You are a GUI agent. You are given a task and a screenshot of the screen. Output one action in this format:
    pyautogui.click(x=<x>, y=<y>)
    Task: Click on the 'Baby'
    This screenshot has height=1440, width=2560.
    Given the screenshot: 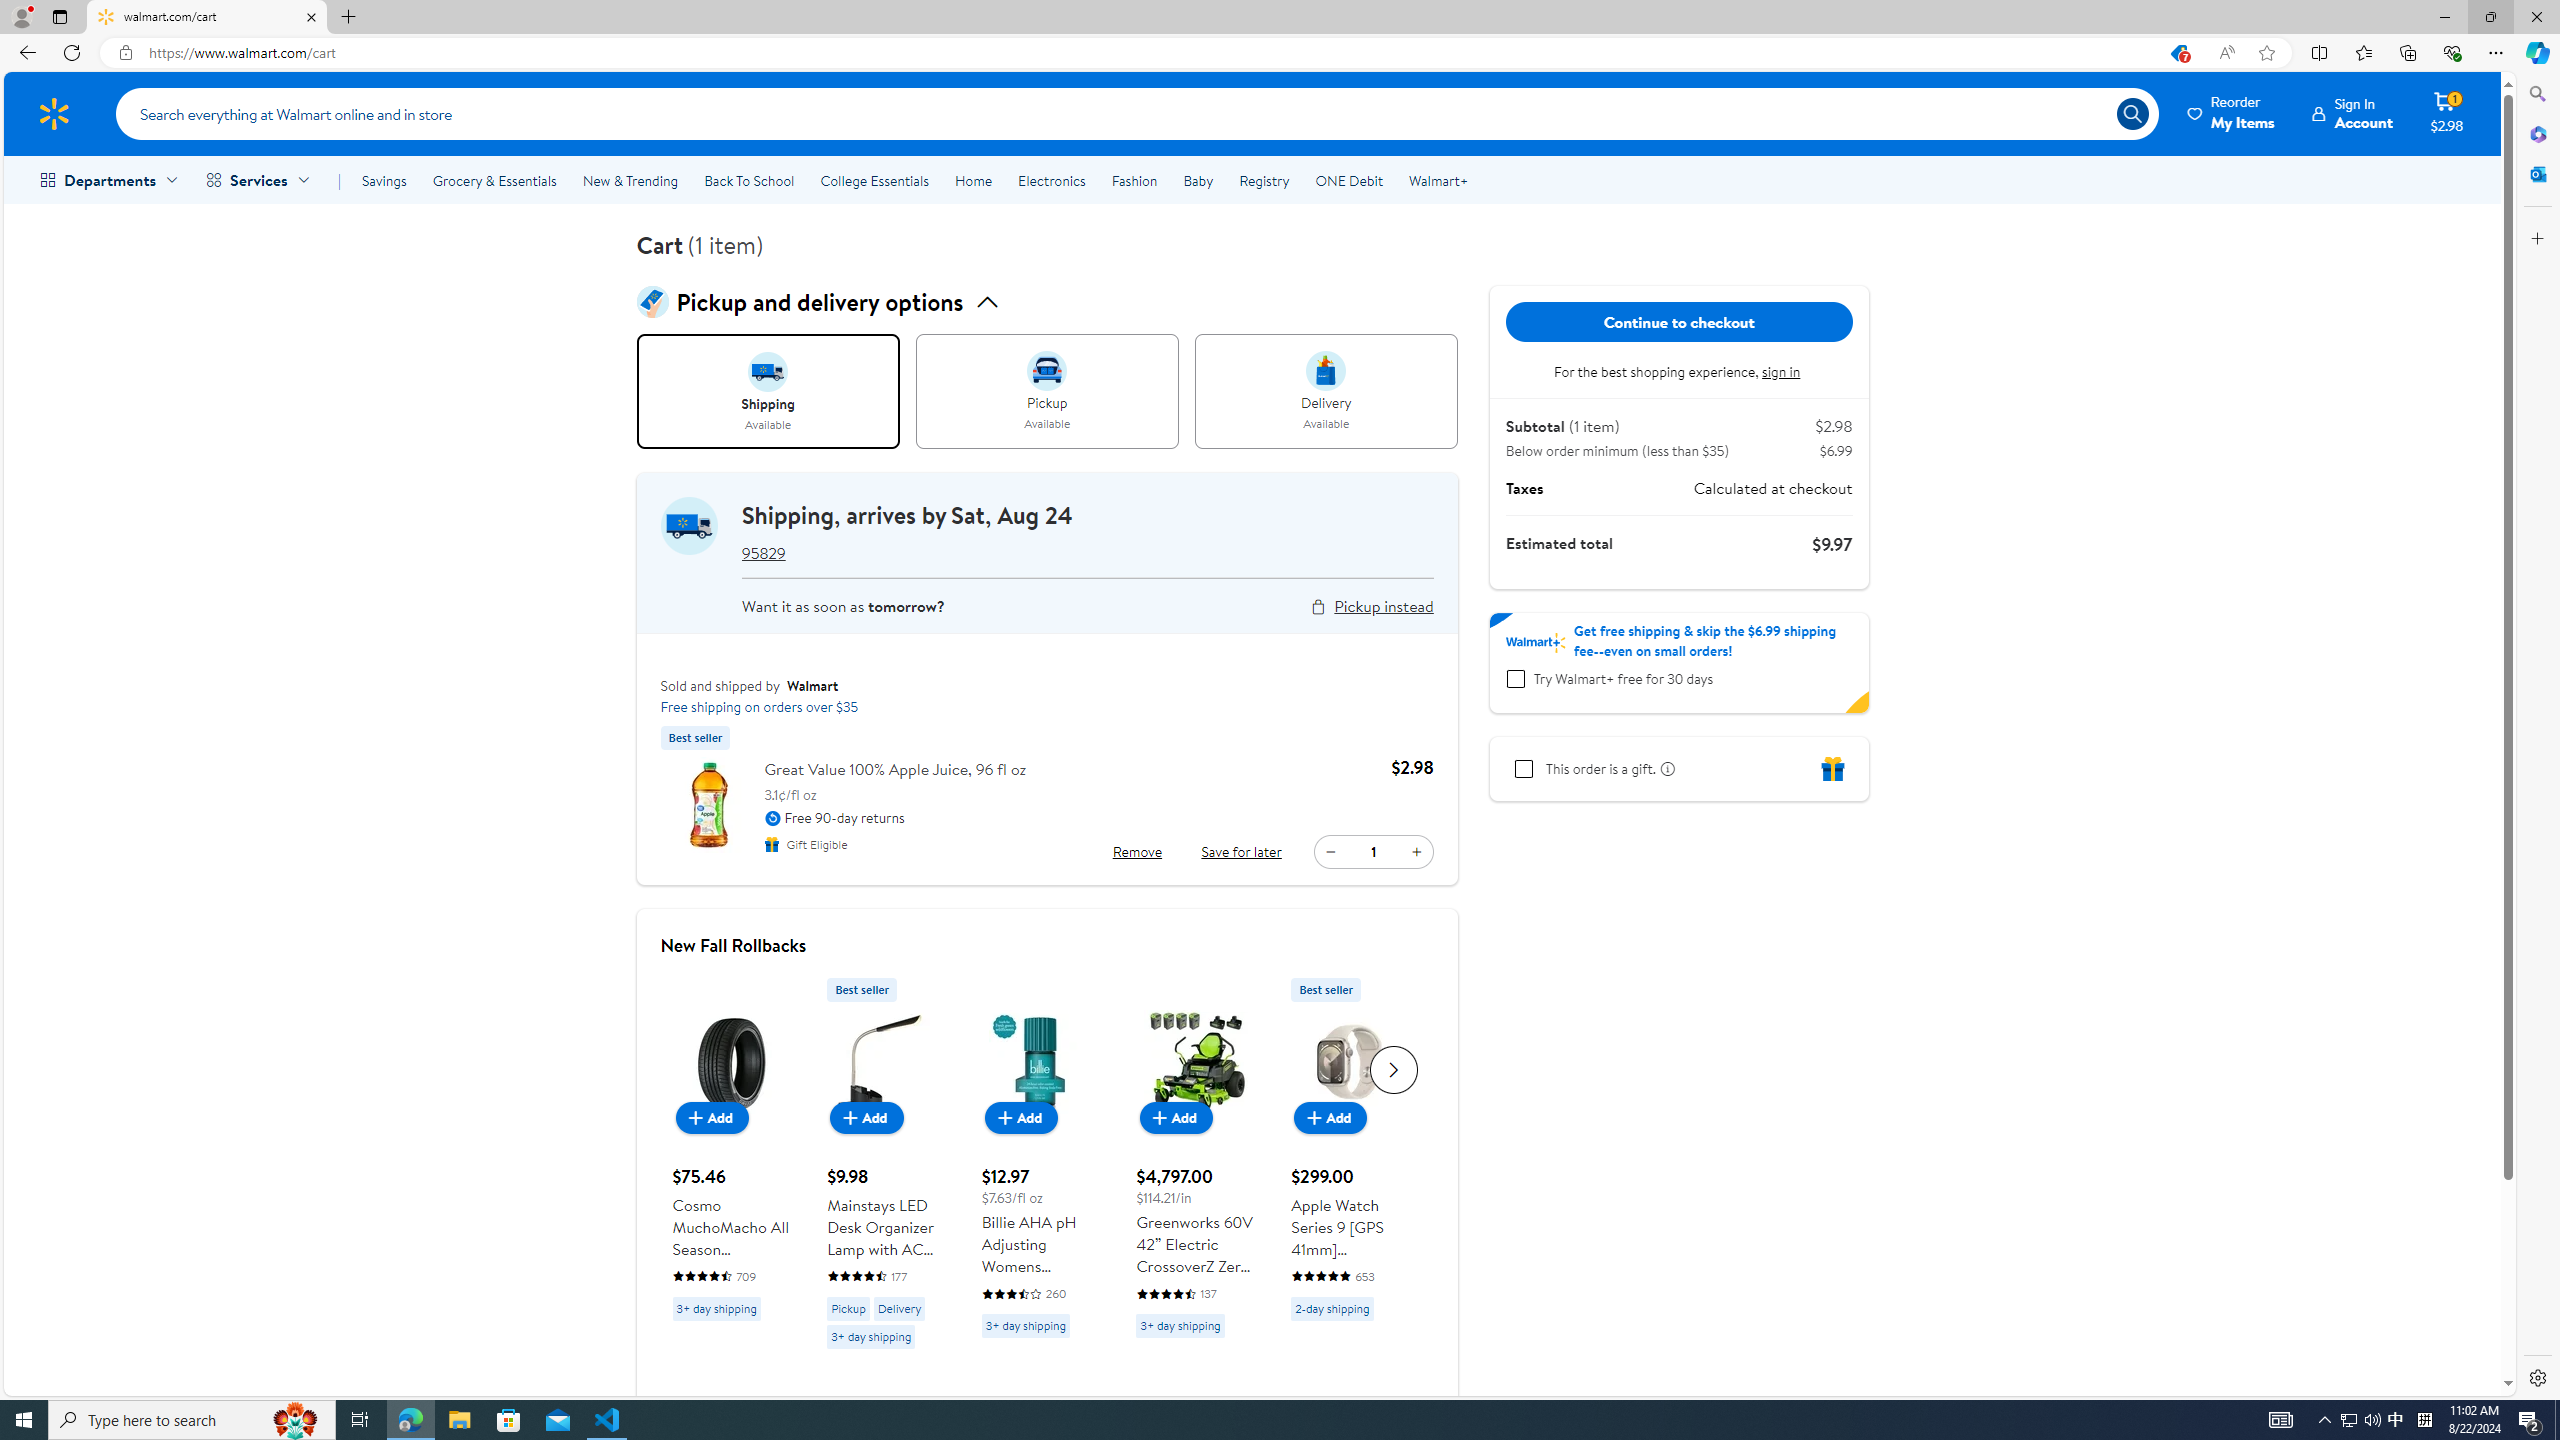 What is the action you would take?
    pyautogui.click(x=1198, y=180)
    